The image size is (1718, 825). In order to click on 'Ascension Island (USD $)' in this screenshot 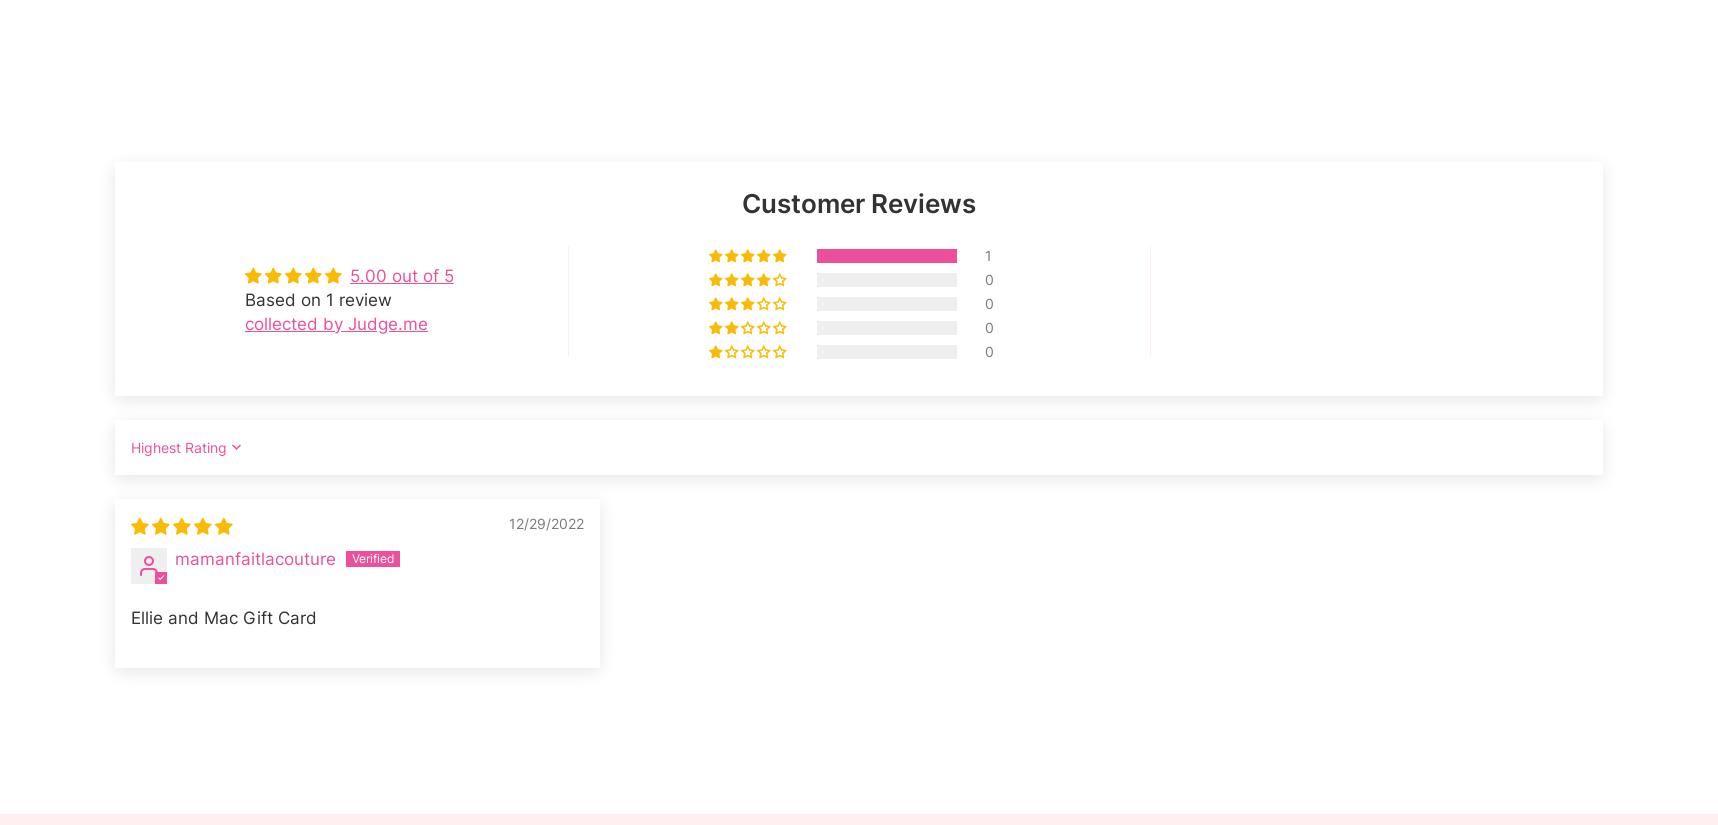, I will do `click(201, 383)`.